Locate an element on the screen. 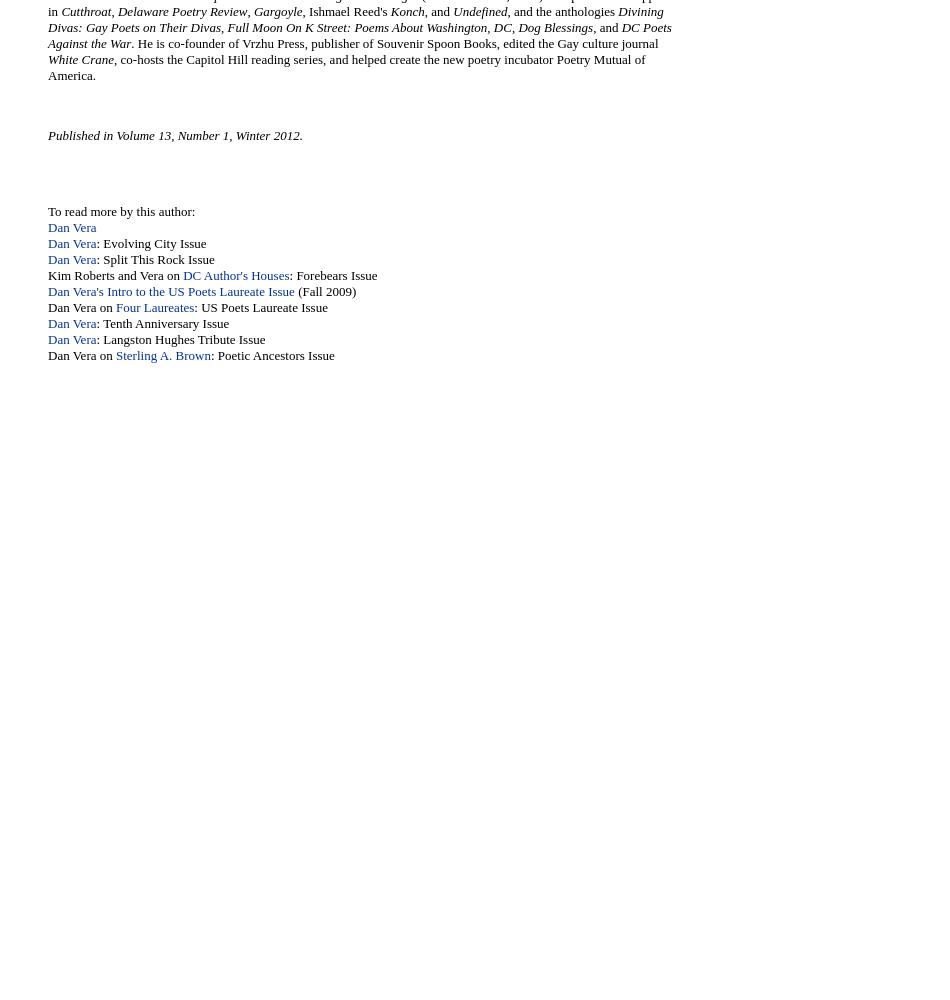 This screenshot has width=950, height=1000. 'Divining Divas: 
          Gay Poets on Their Divas' is located at coordinates (354, 19).